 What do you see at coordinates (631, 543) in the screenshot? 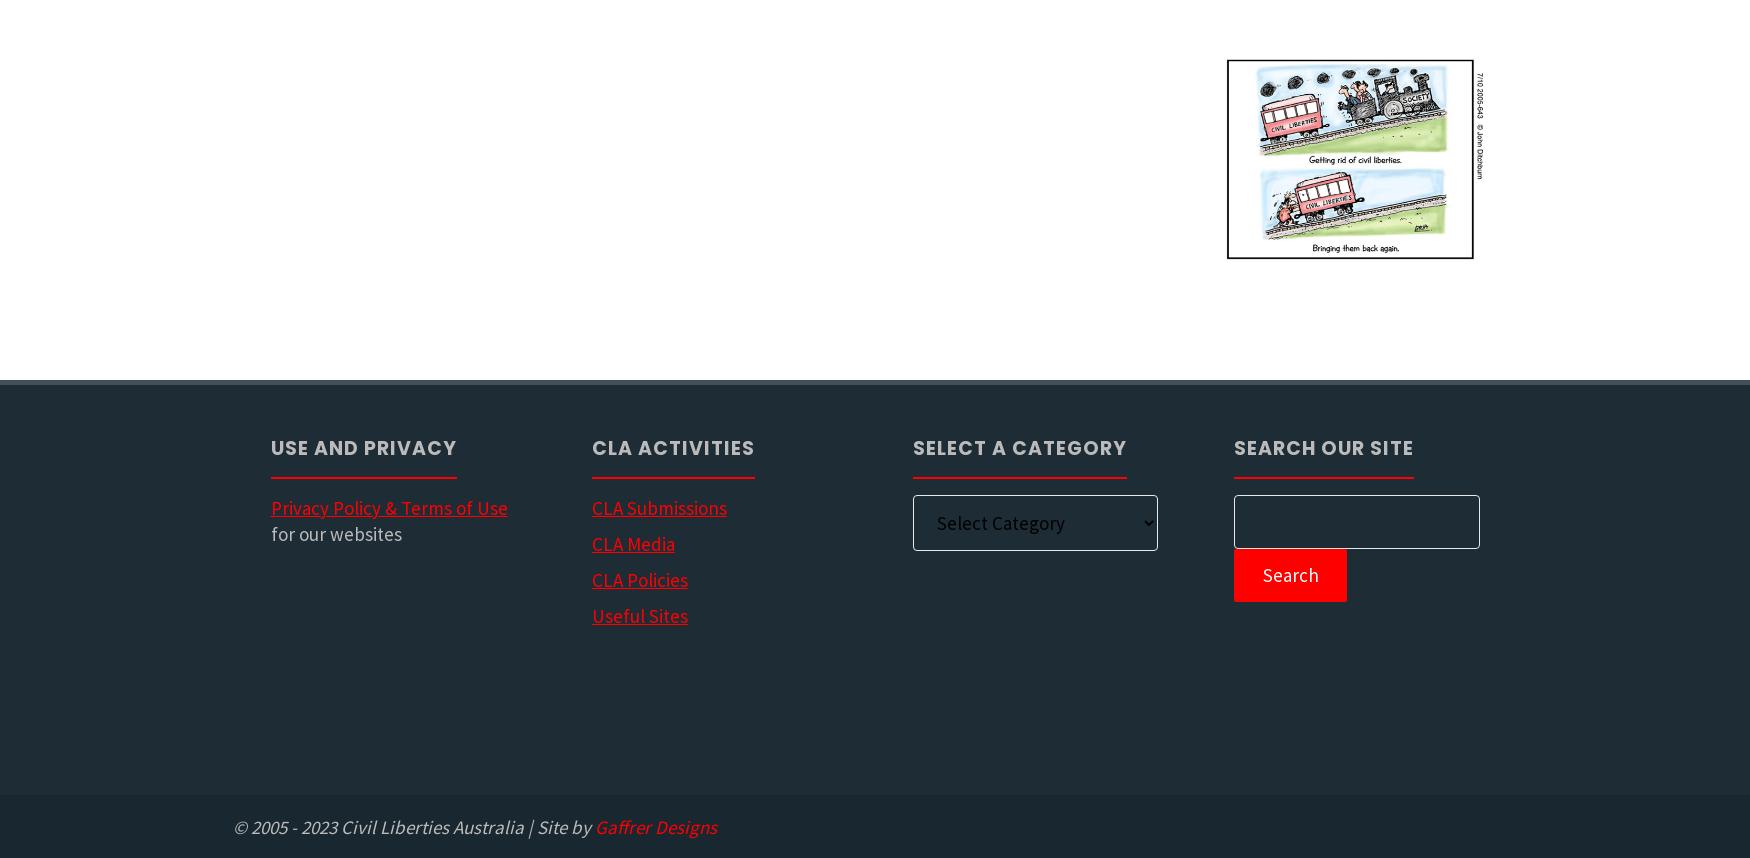
I see `'CLA Media'` at bounding box center [631, 543].